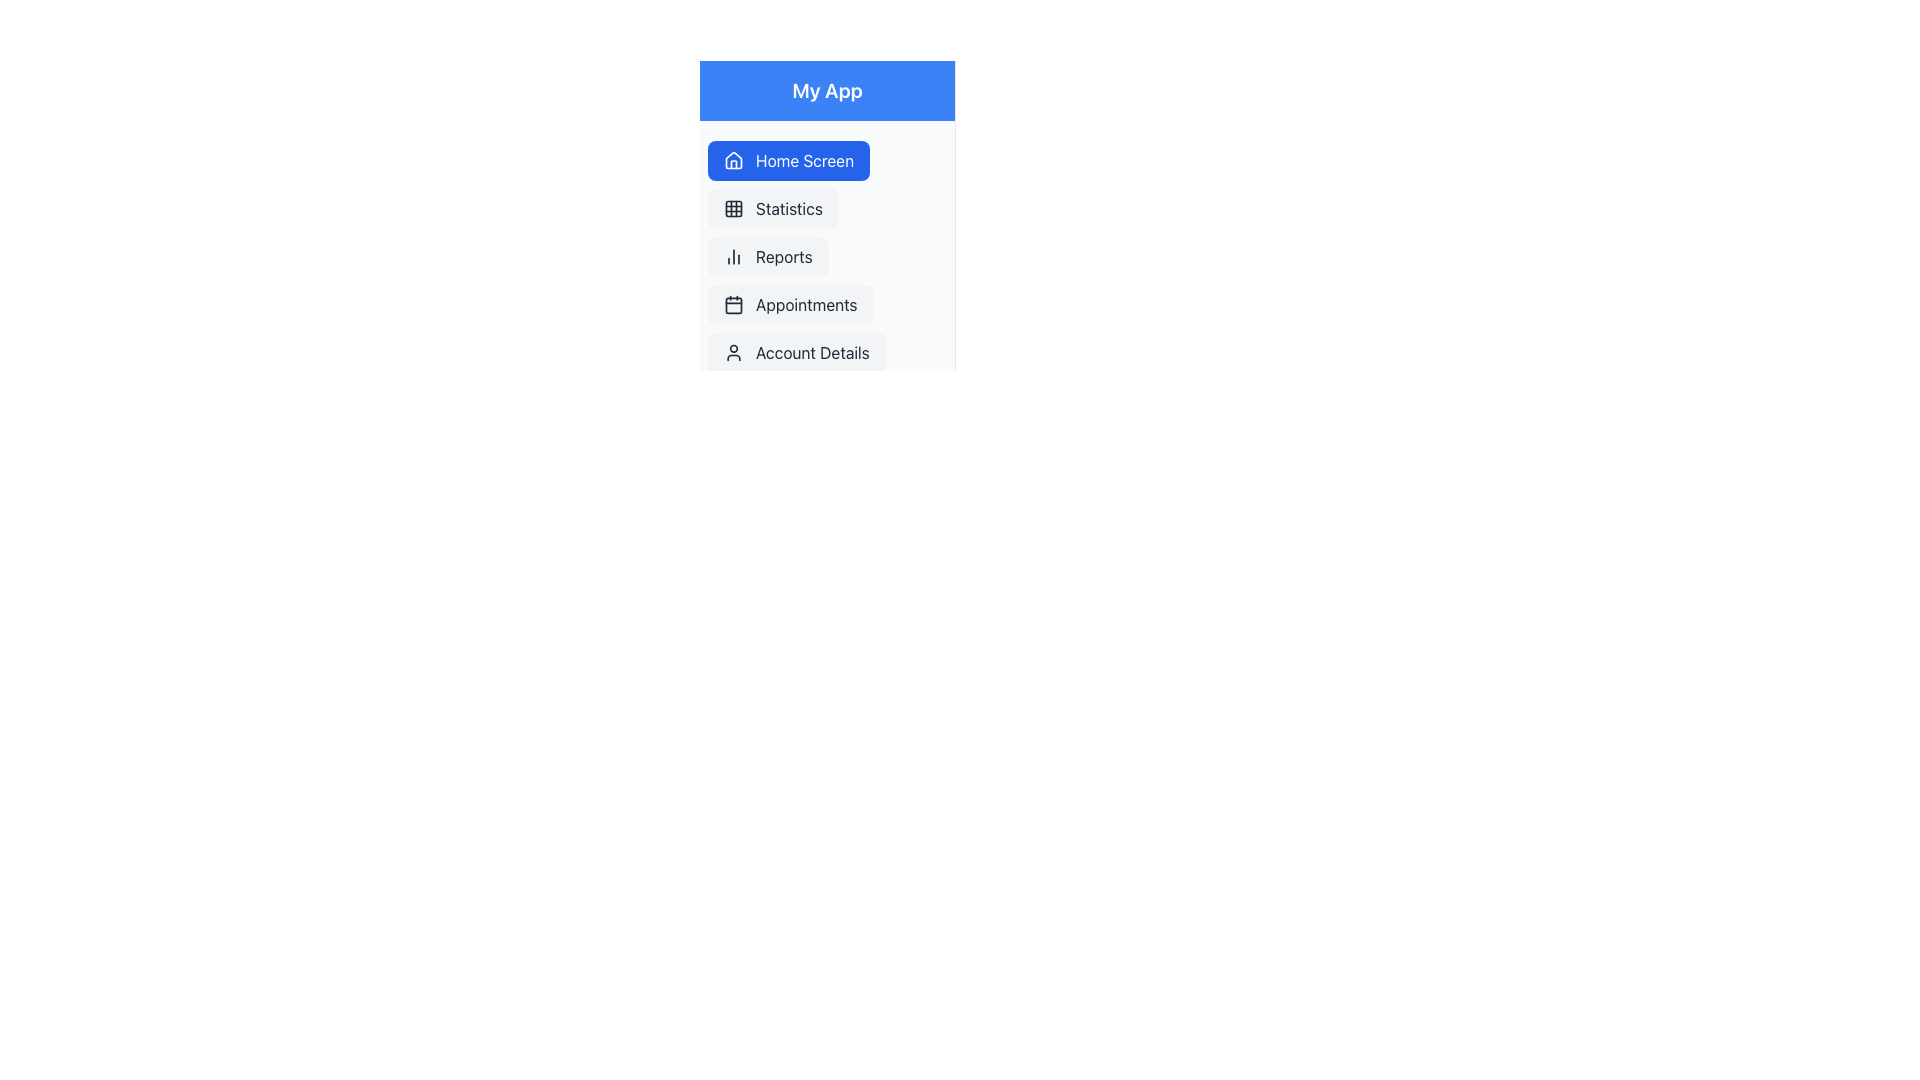 The image size is (1920, 1080). What do you see at coordinates (767, 256) in the screenshot?
I see `the 'Reports' button, which is a horizontal button with a light gray background and a chart icon on the left, located in the left sidebar between 'Statistics' and 'Appointments'` at bounding box center [767, 256].